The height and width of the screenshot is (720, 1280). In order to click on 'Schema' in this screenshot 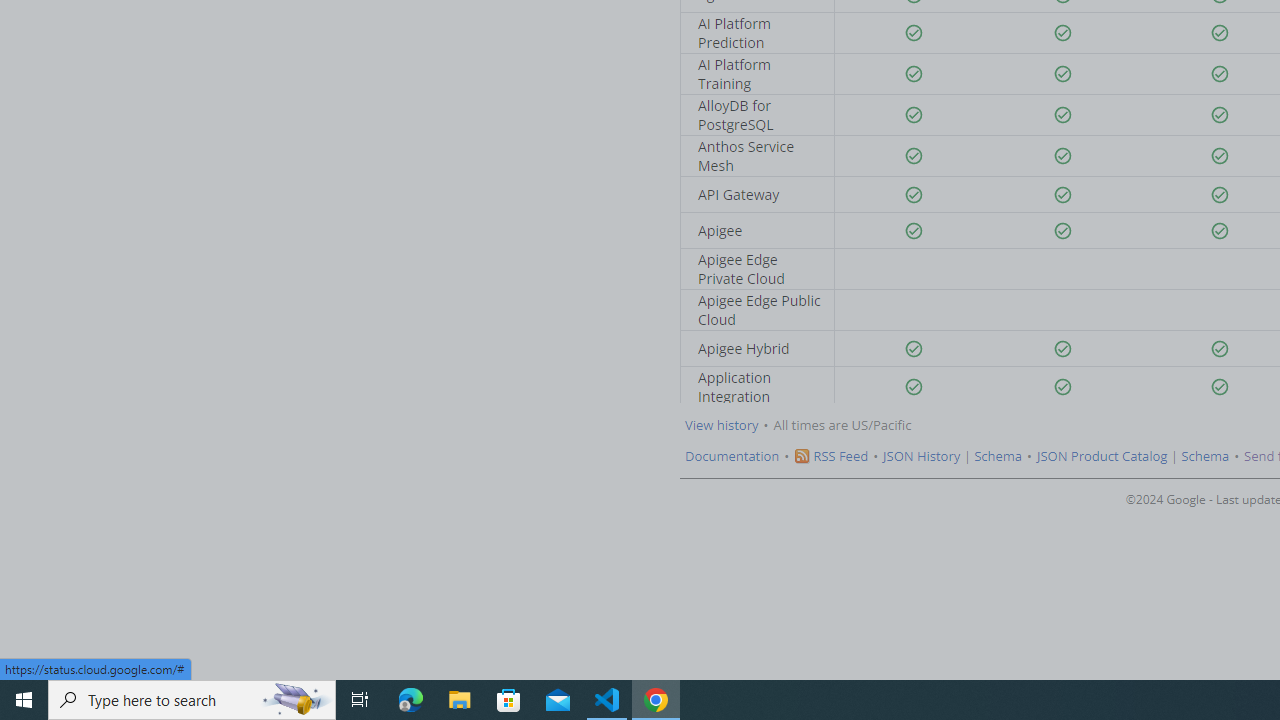, I will do `click(1204, 456)`.